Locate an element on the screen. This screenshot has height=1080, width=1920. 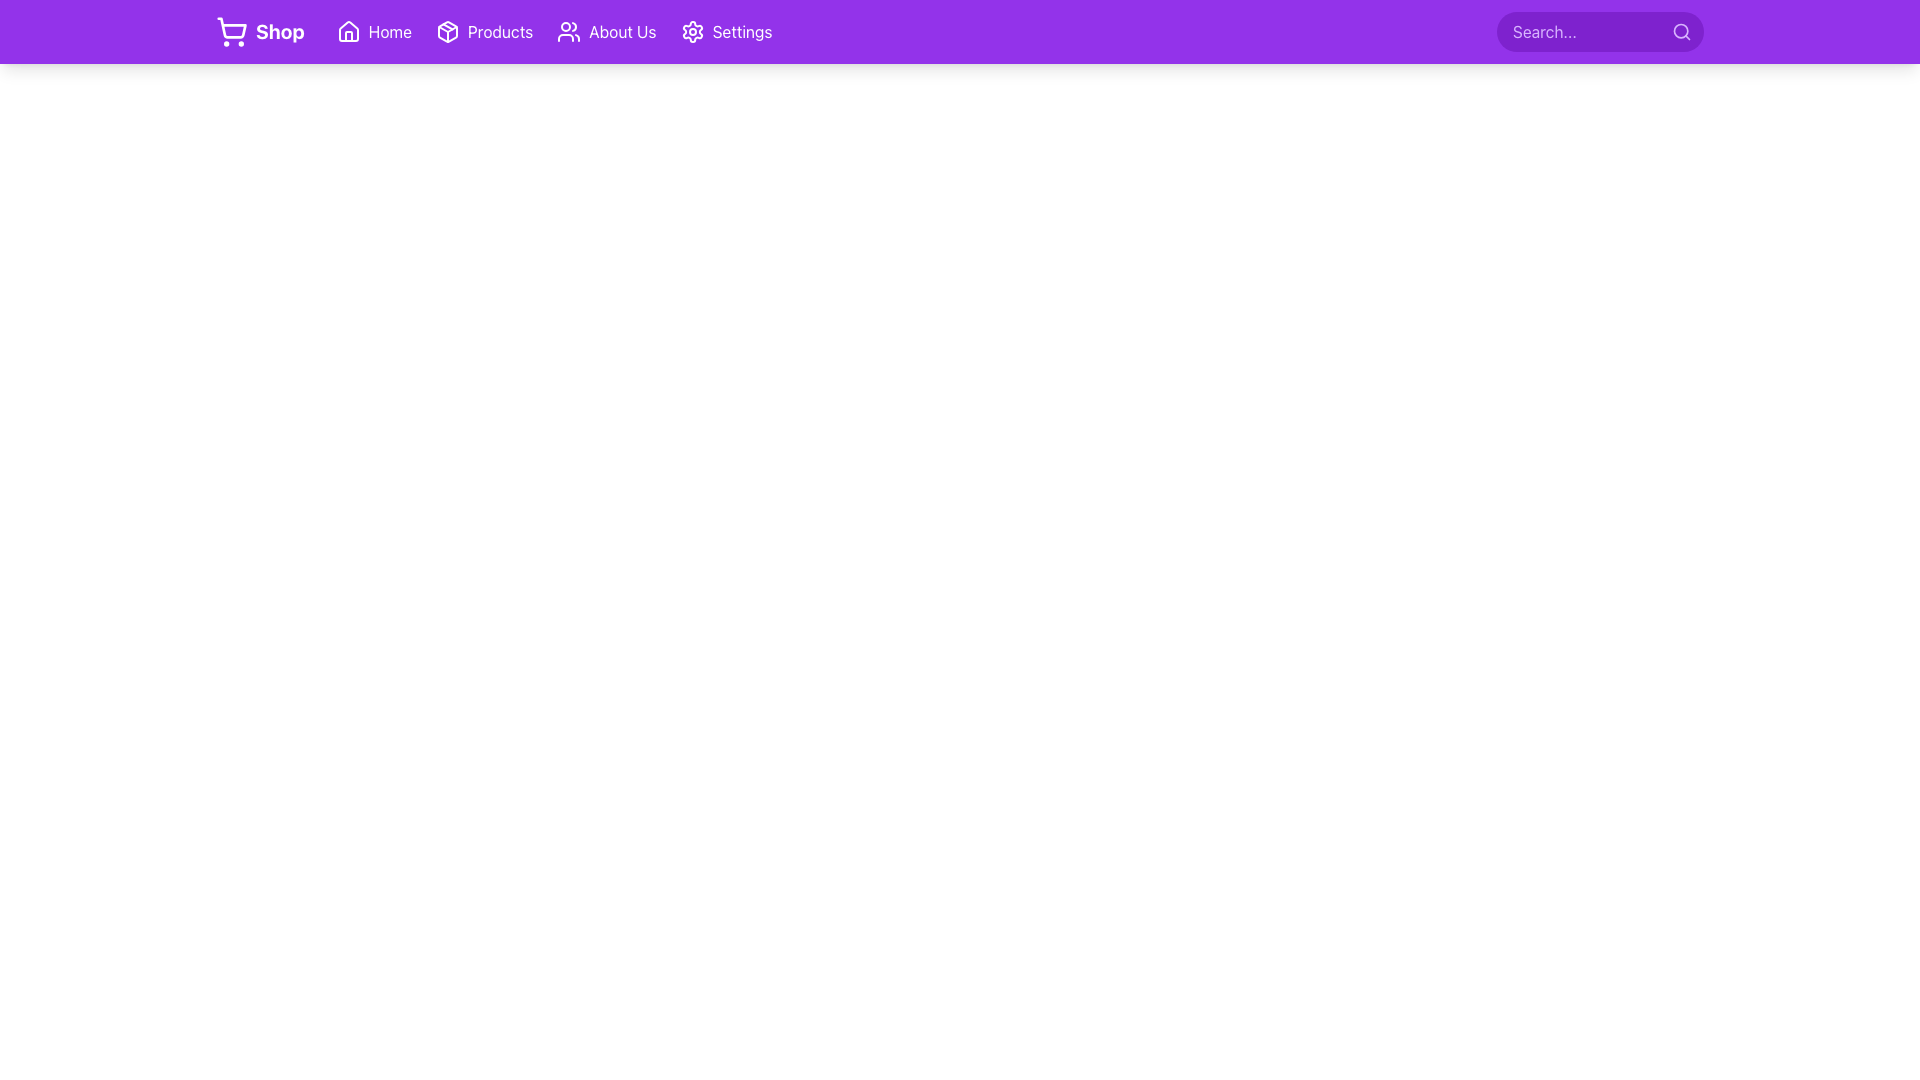
the vertical section of the house icon located in the top navigation bar, second from the left after the 'Shop' icon is located at coordinates (348, 36).